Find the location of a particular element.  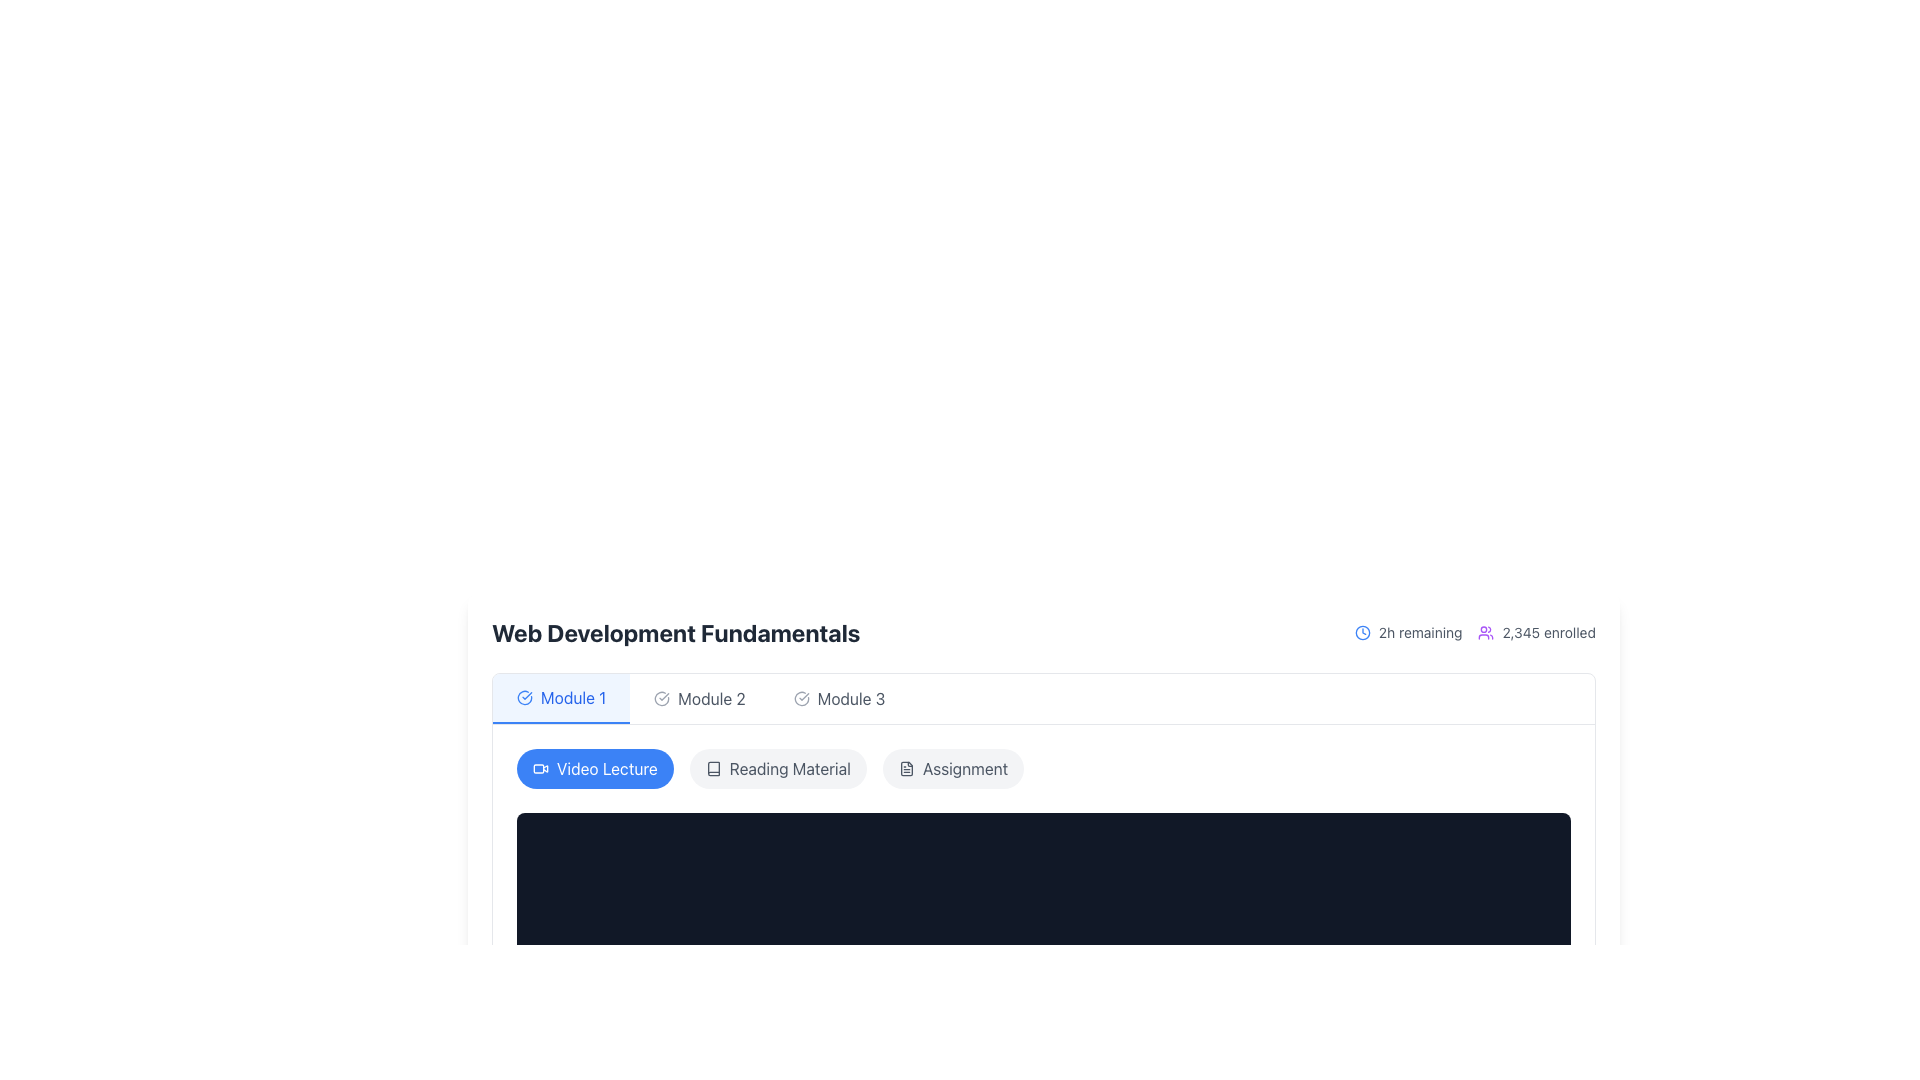

the 'Assignment' button, which contains an icon resembling a document or file with lines representing text, located in a horizontal row of buttons below the modules section is located at coordinates (905, 767).